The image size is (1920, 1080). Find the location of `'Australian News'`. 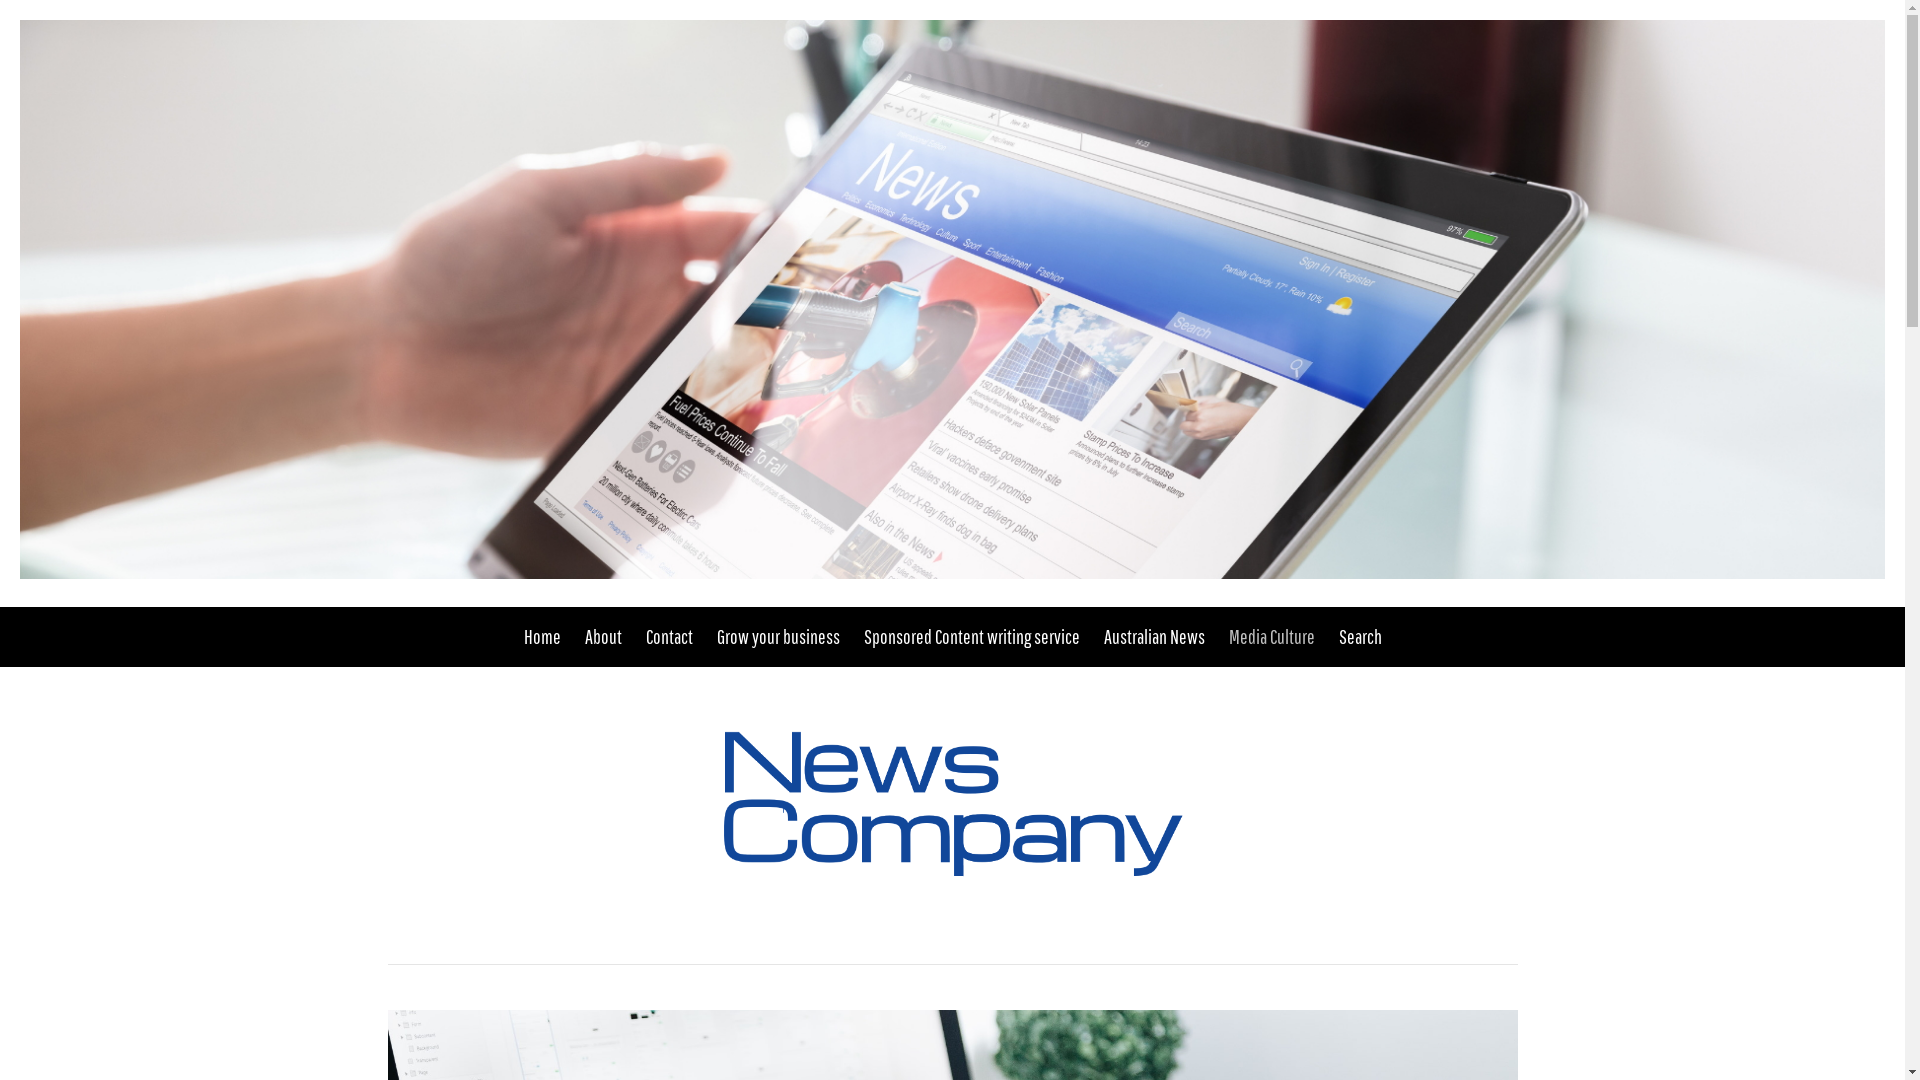

'Australian News' is located at coordinates (1154, 636).